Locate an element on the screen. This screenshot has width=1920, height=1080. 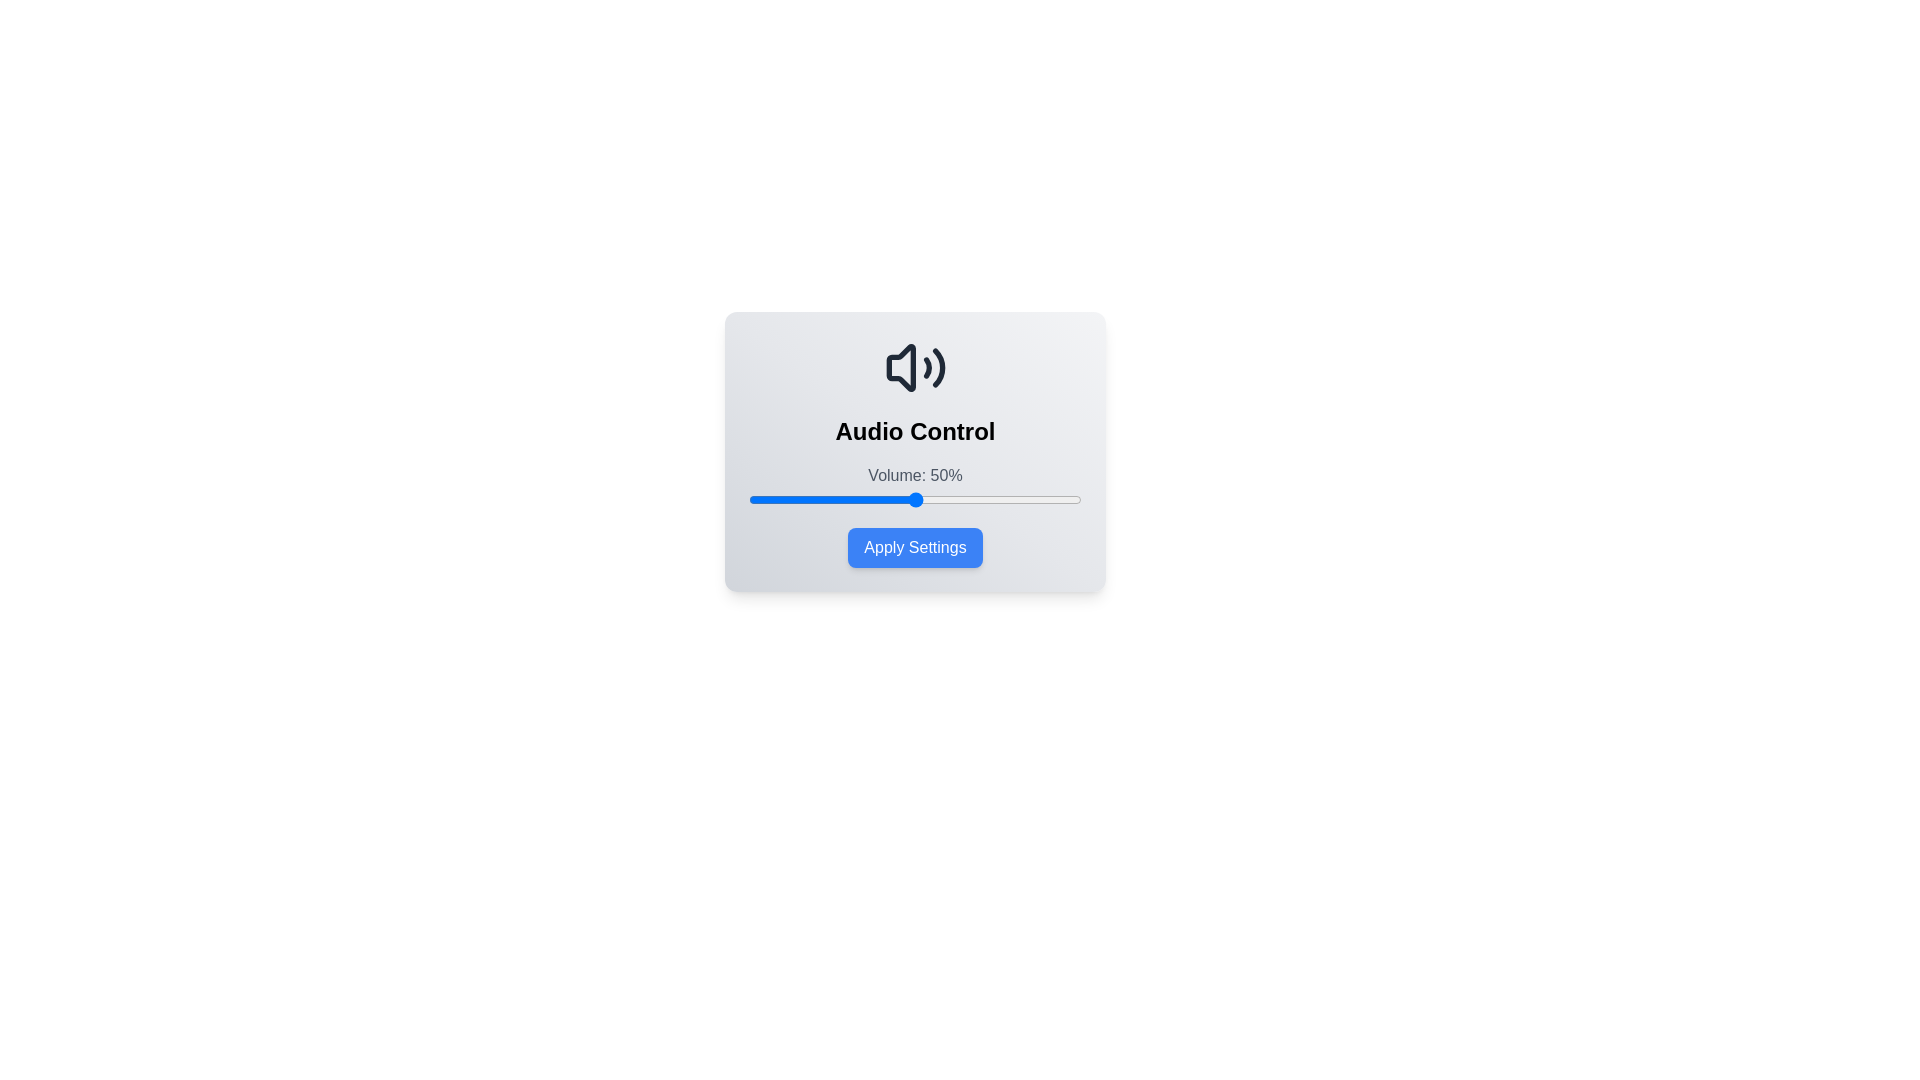
the 'Audio Control' text display, which is a large, bold black font element located within a card interface, positioned between the speaker icon and the text 'Volume: 50%' is located at coordinates (914, 431).